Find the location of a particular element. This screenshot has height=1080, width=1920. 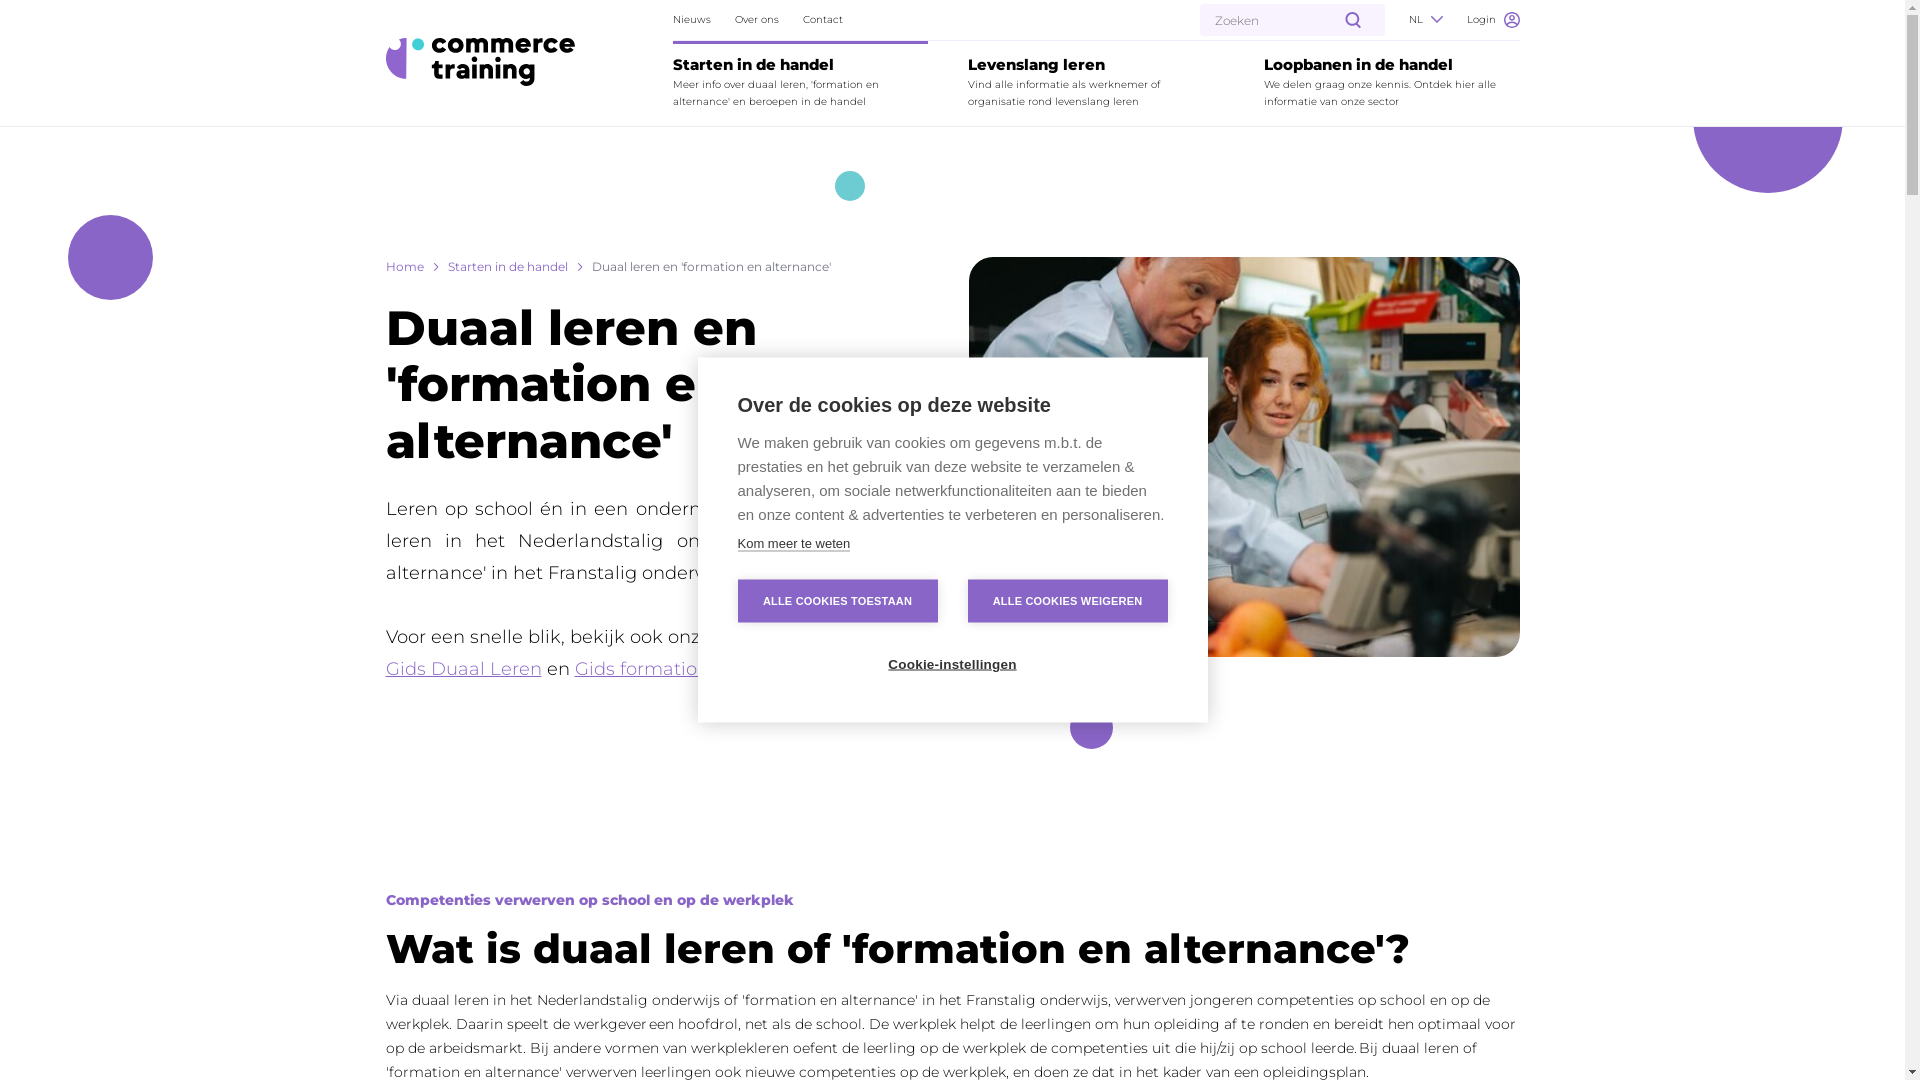

'Duaal leren en 'formation en alternance'' is located at coordinates (711, 265).